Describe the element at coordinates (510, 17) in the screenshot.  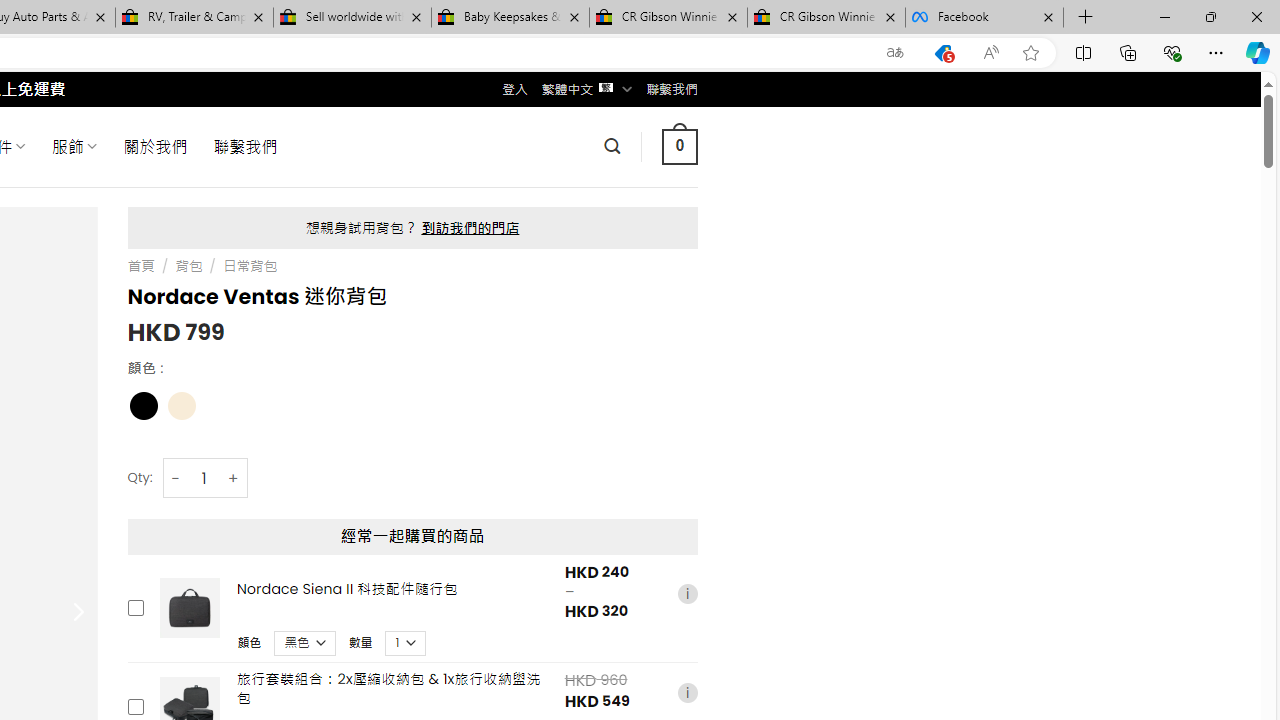
I see `'Baby Keepsakes & Announcements for sale | eBay'` at that location.